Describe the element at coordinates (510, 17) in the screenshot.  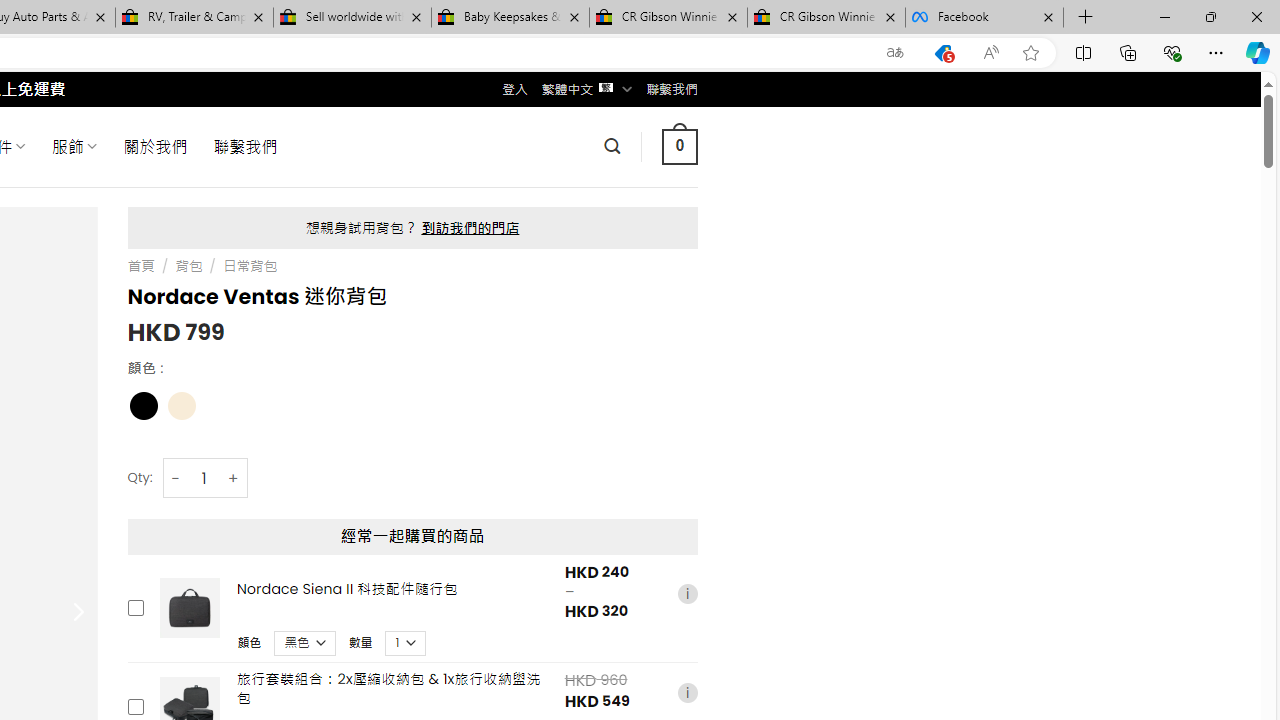
I see `'Baby Keepsakes & Announcements for sale | eBay'` at that location.